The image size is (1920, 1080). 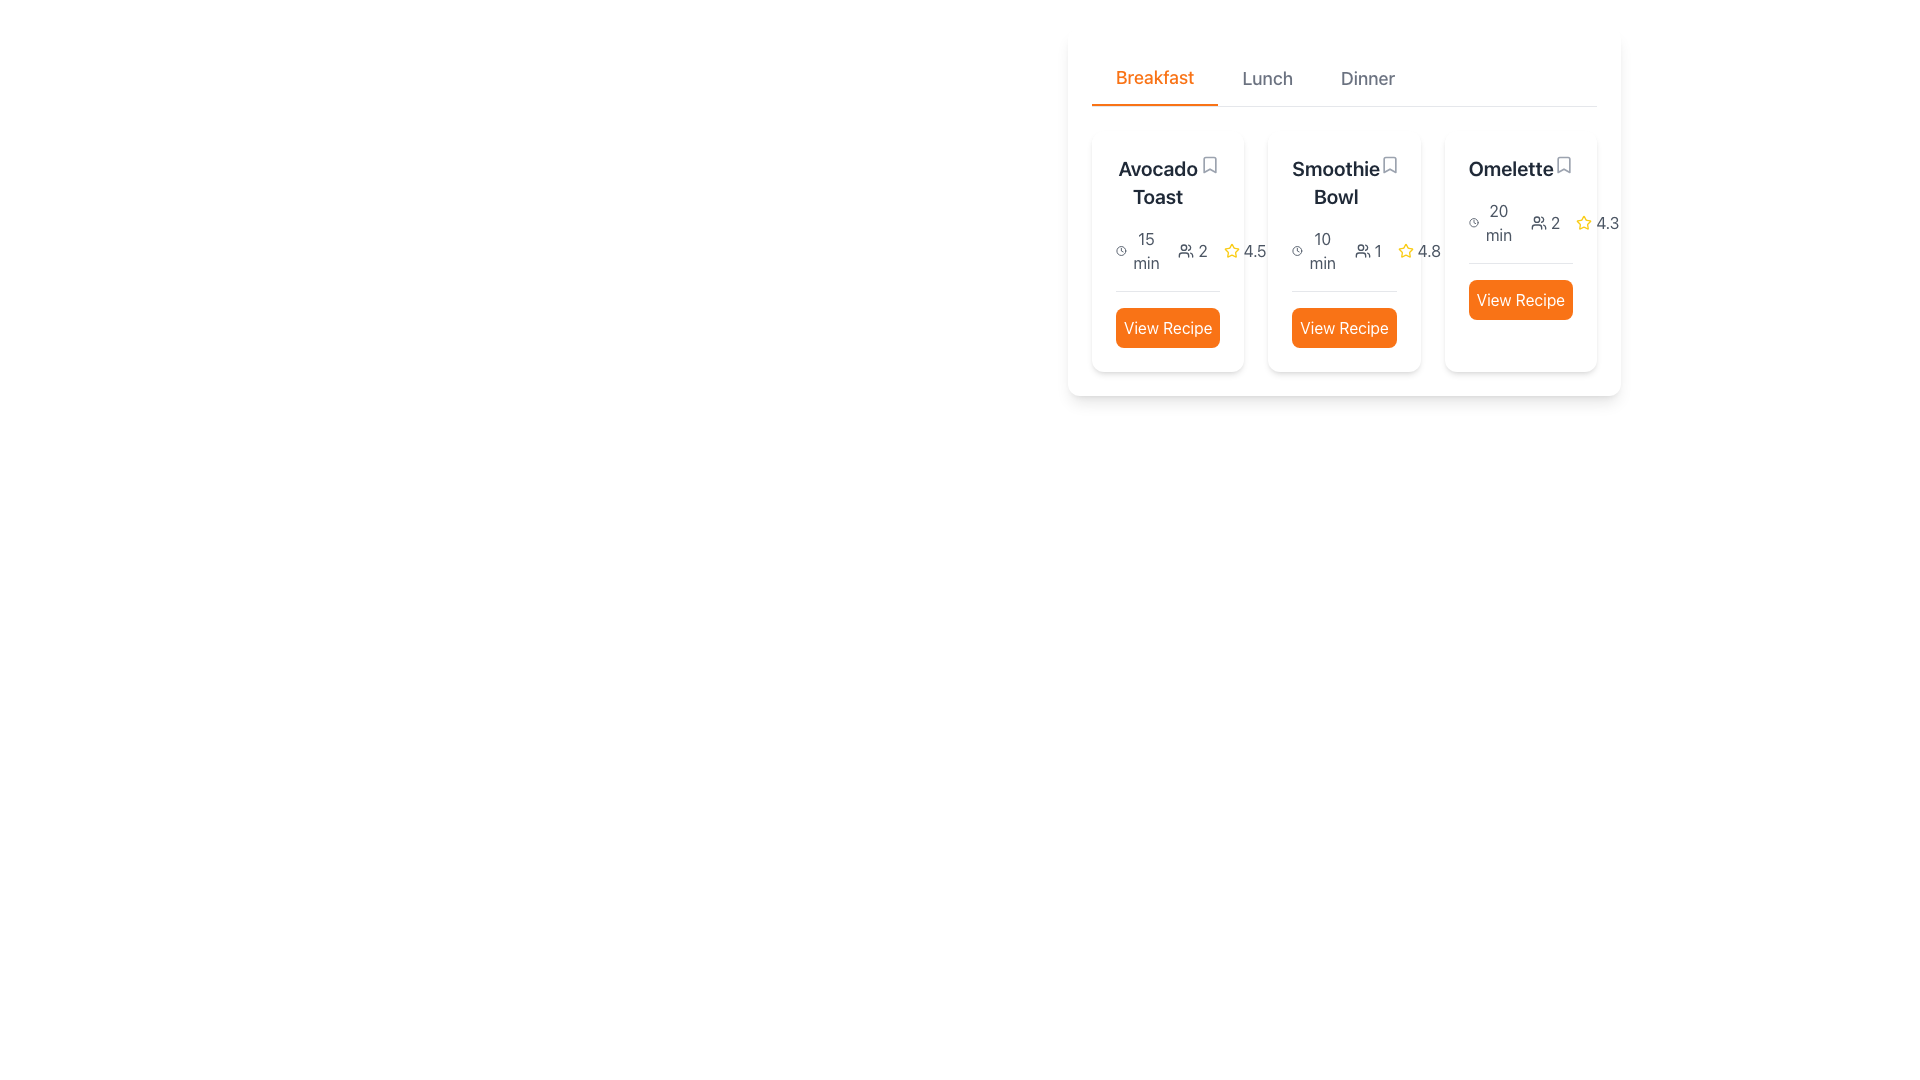 What do you see at coordinates (1607, 223) in the screenshot?
I see `the rating display text located in the rating section of the 'Omelette' card, which is positioned to the right of a yellow star icon` at bounding box center [1607, 223].